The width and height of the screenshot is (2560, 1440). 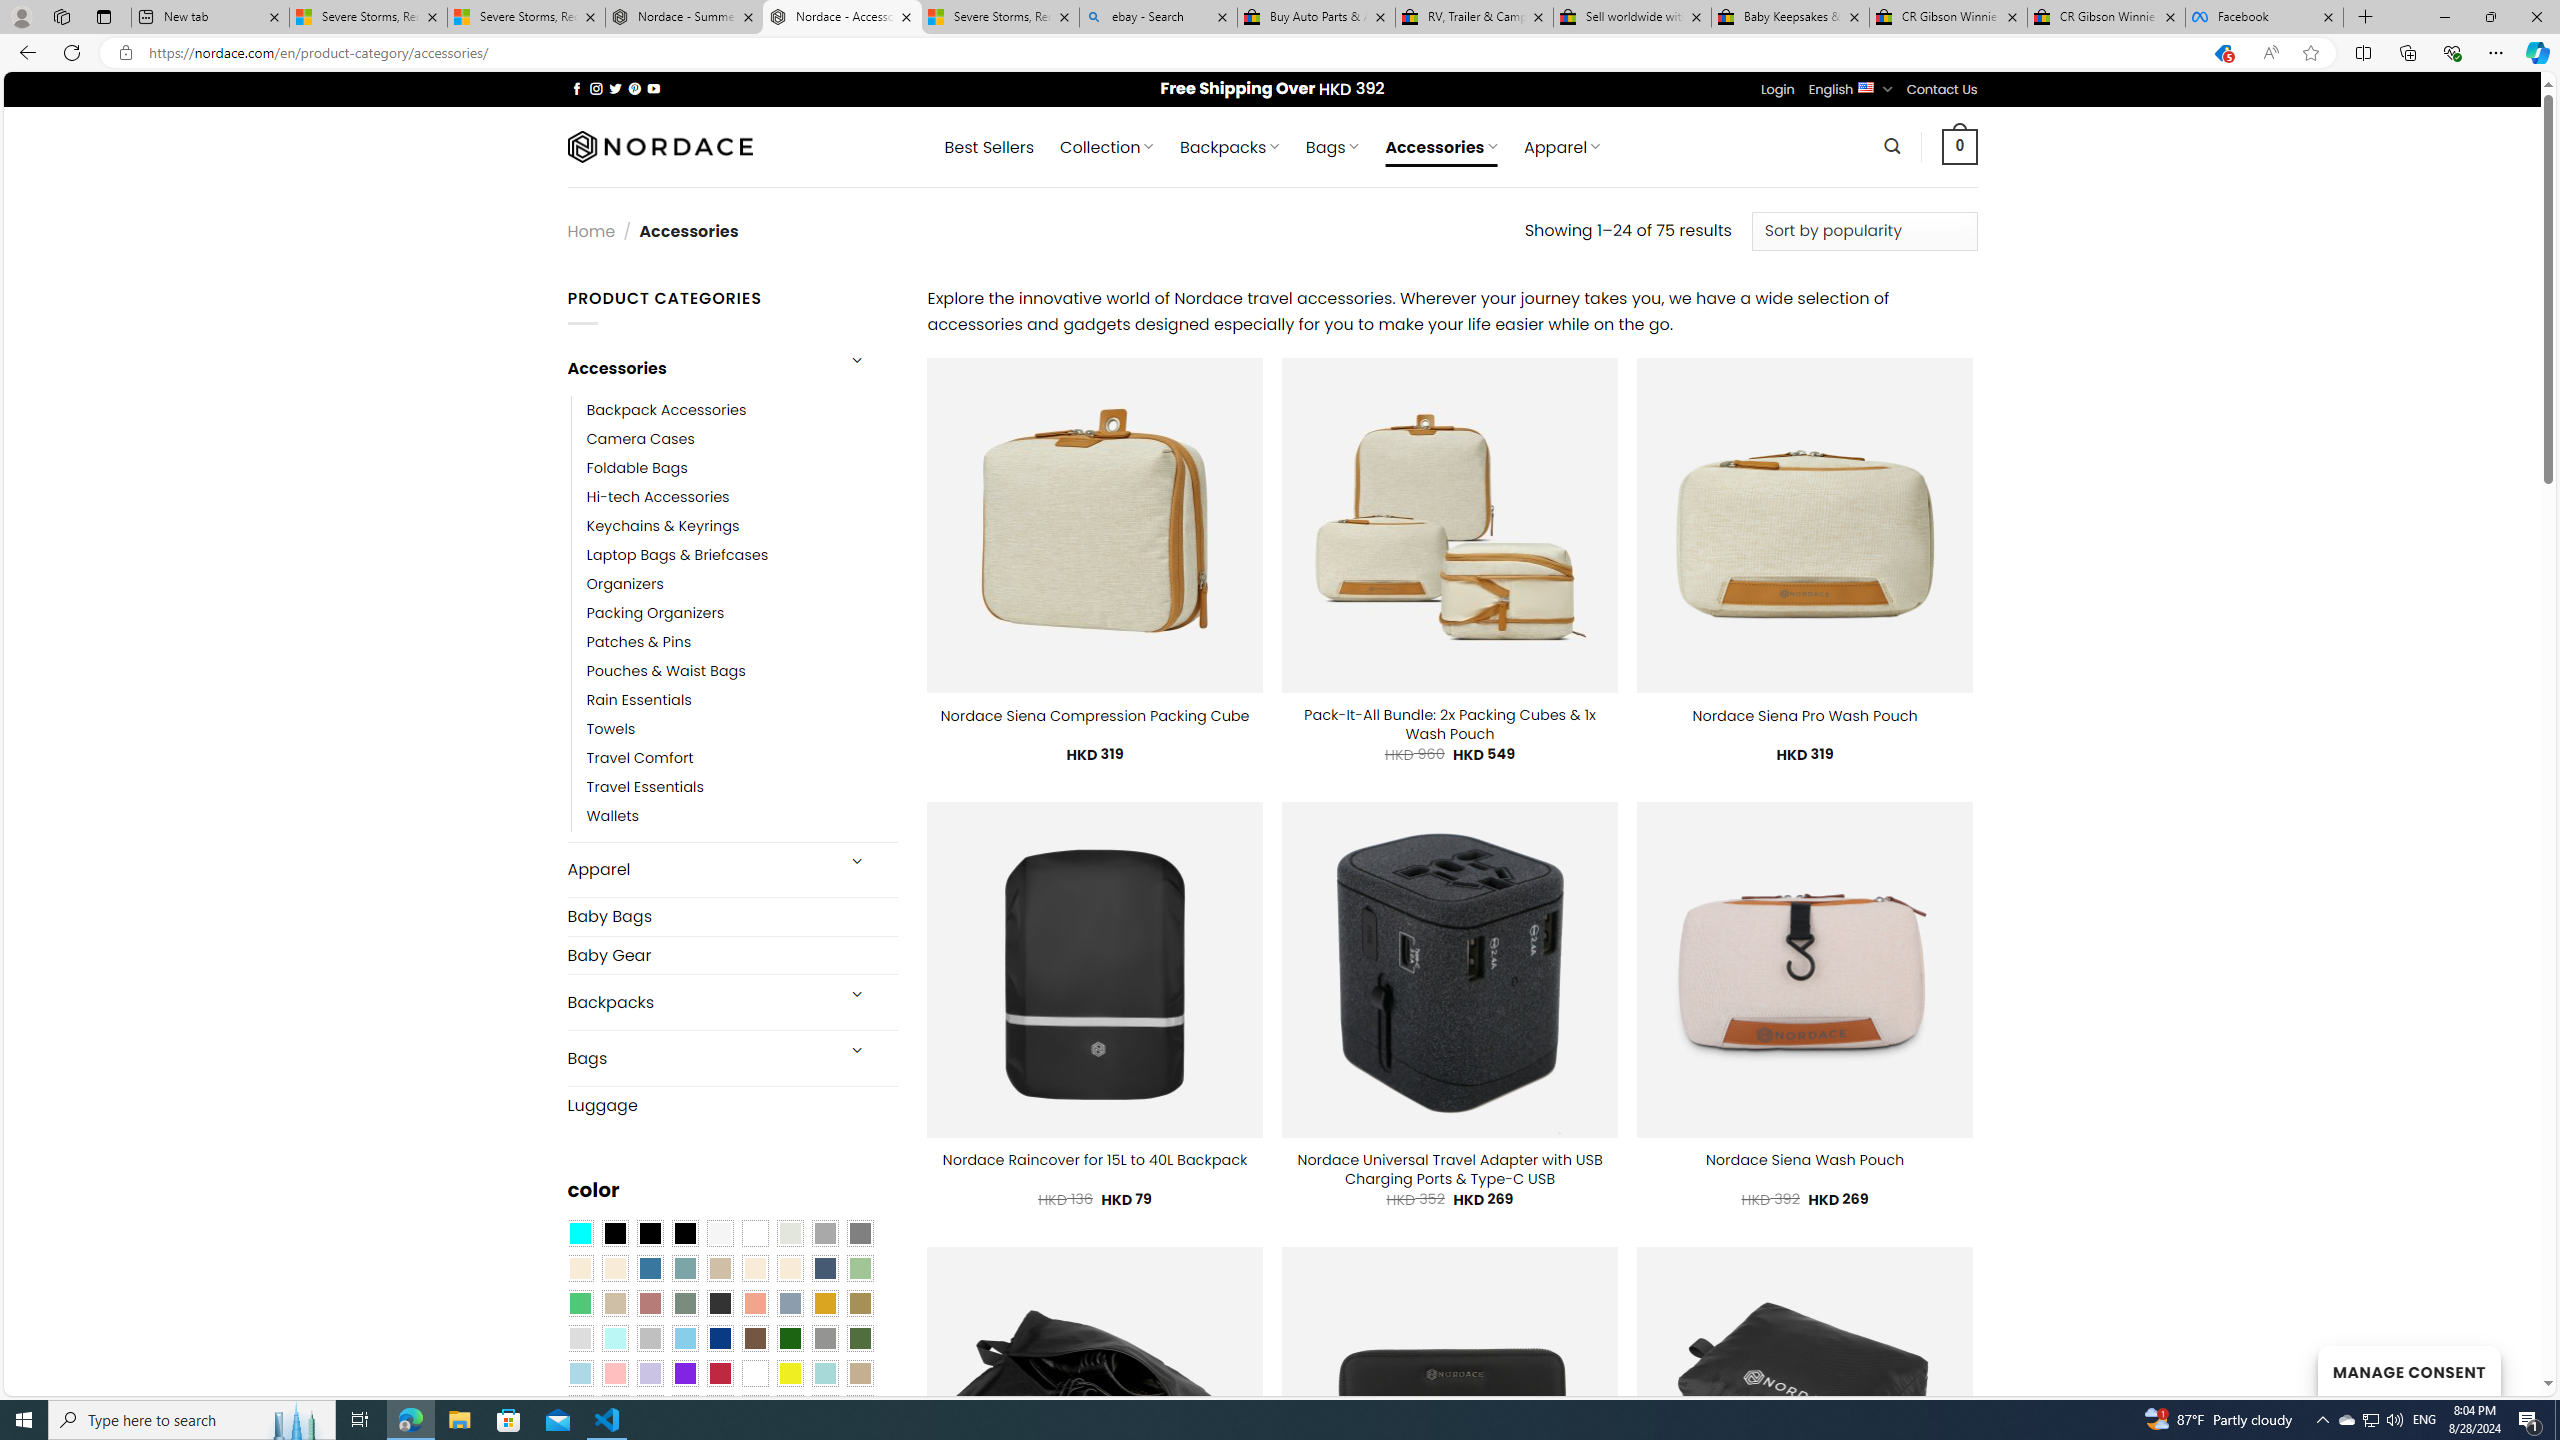 I want to click on 'Mint', so click(x=613, y=1338).